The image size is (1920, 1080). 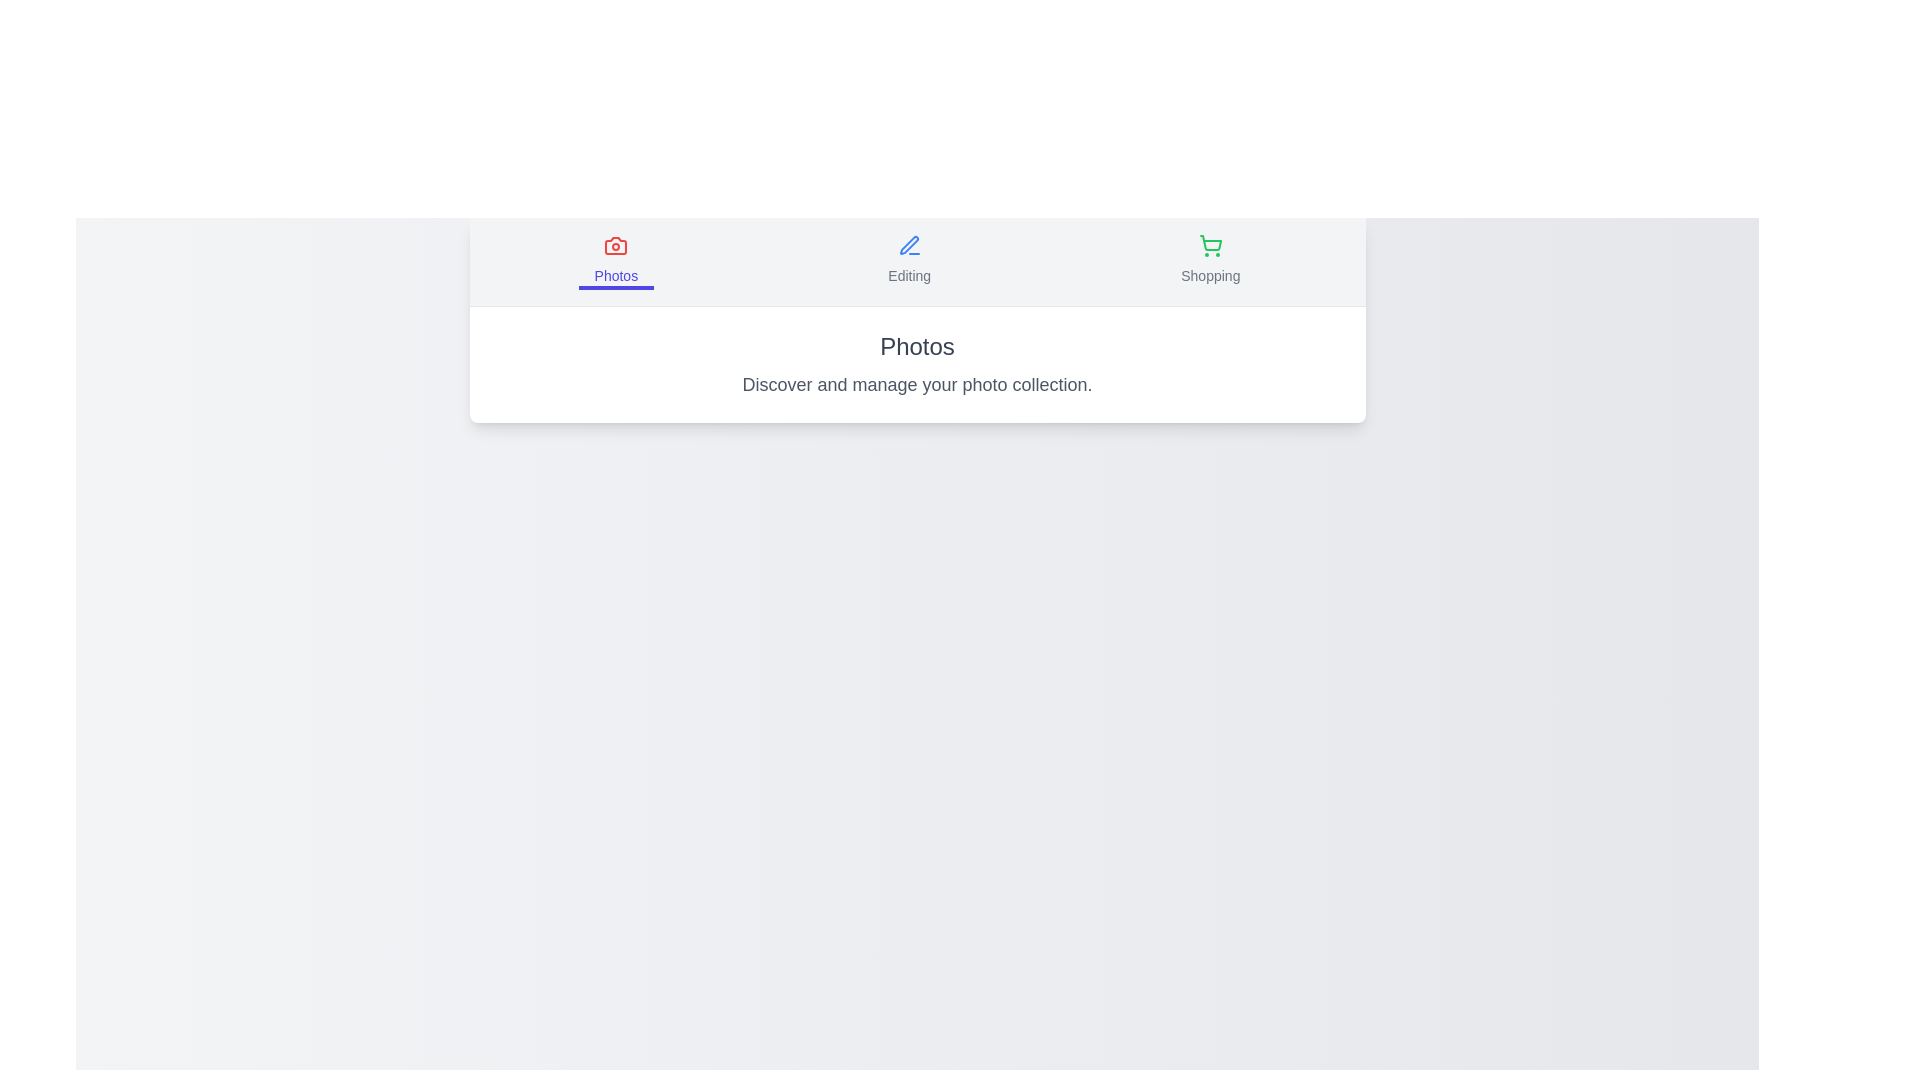 I want to click on the Shopping tab to view its content, so click(x=1208, y=261).